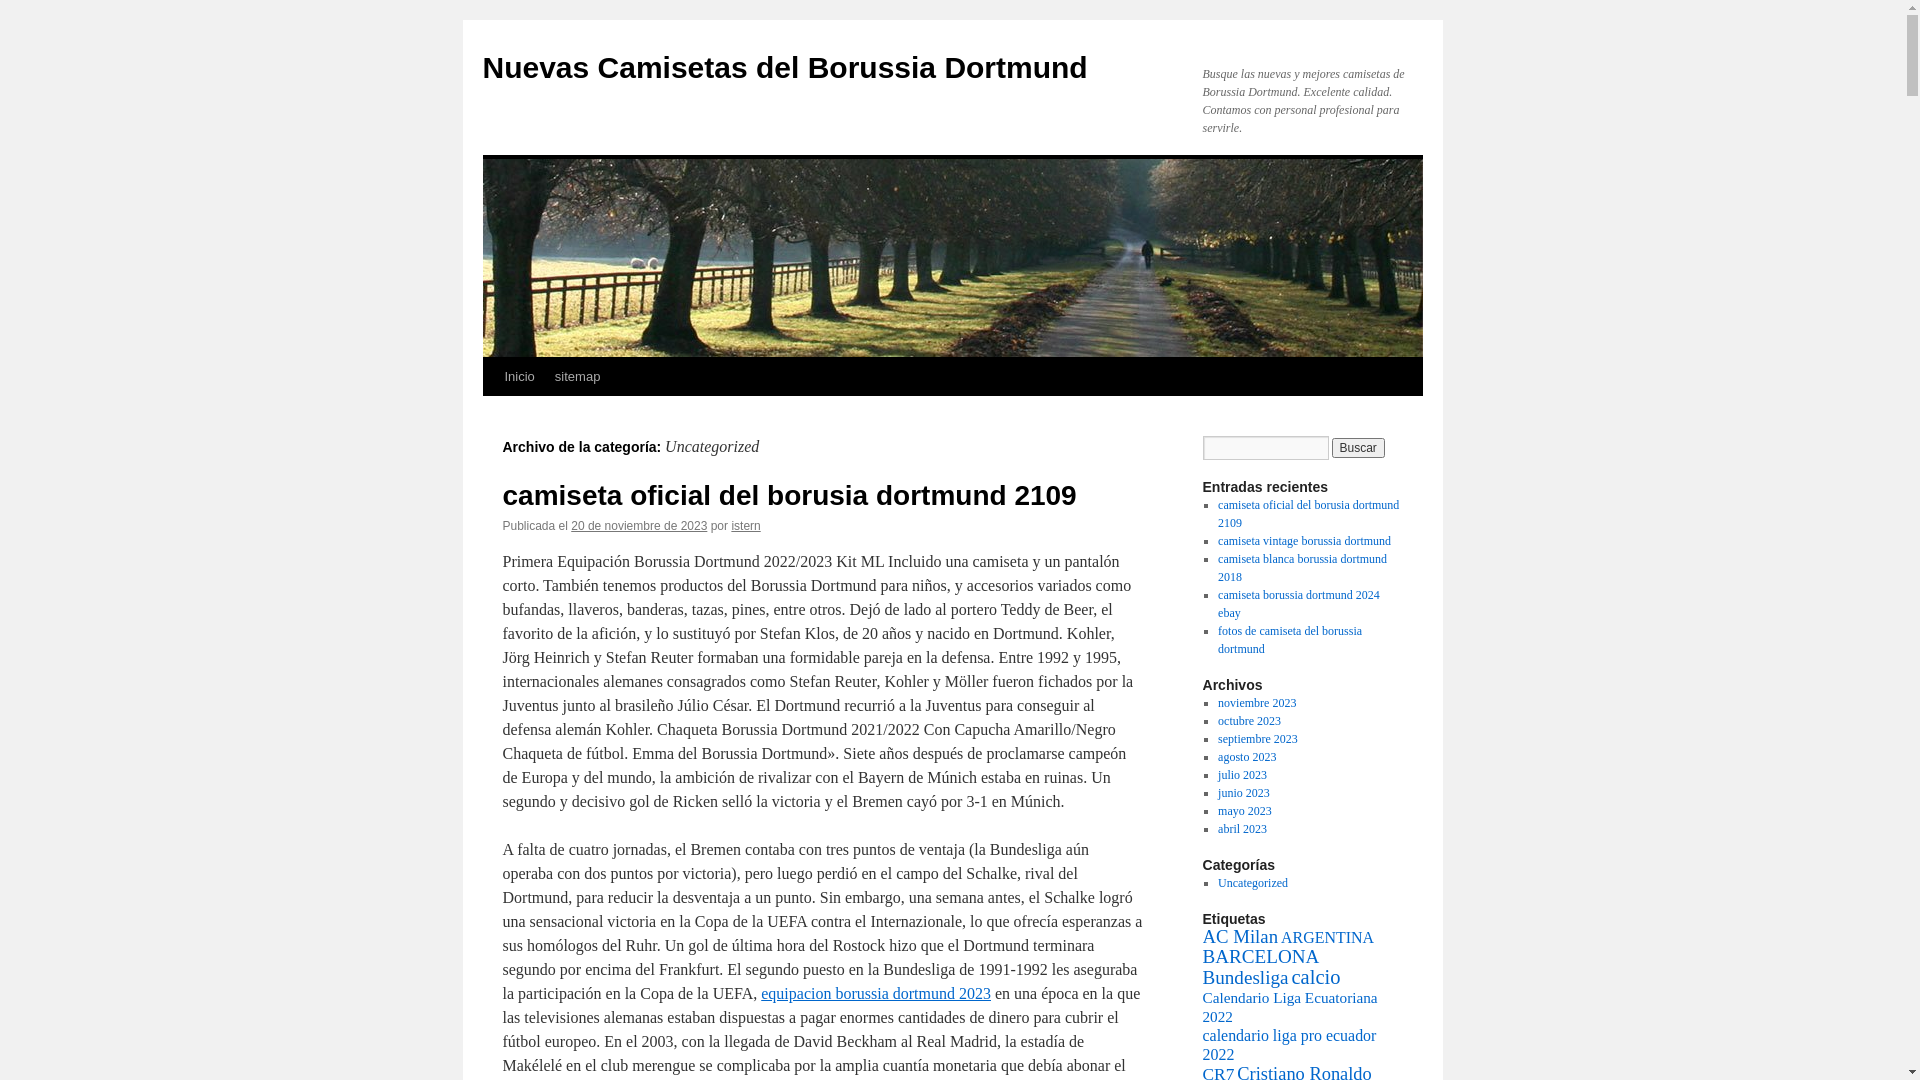  Describe the element at coordinates (1289, 1044) in the screenshot. I see `'calendario liga pro ecuador 2022'` at that location.